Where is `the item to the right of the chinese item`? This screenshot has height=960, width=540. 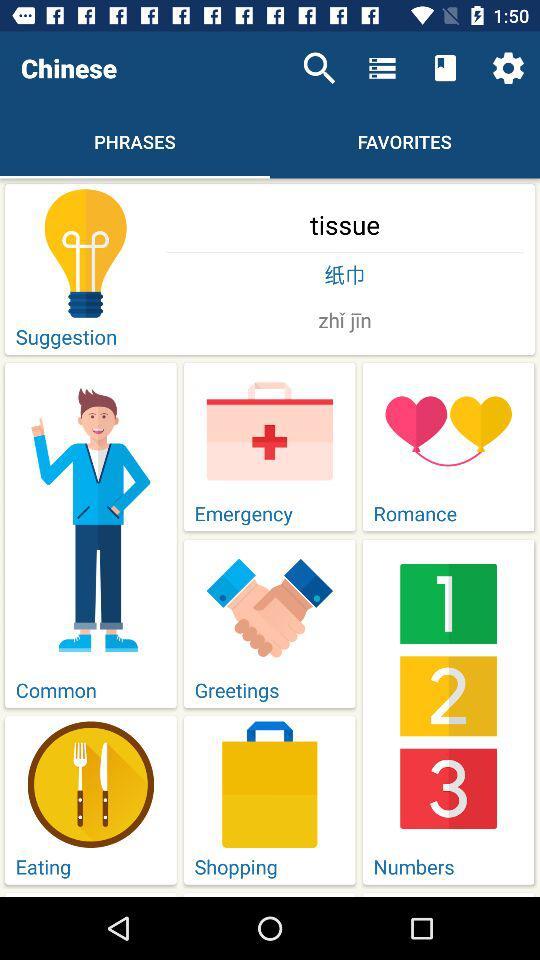 the item to the right of the chinese item is located at coordinates (319, 68).